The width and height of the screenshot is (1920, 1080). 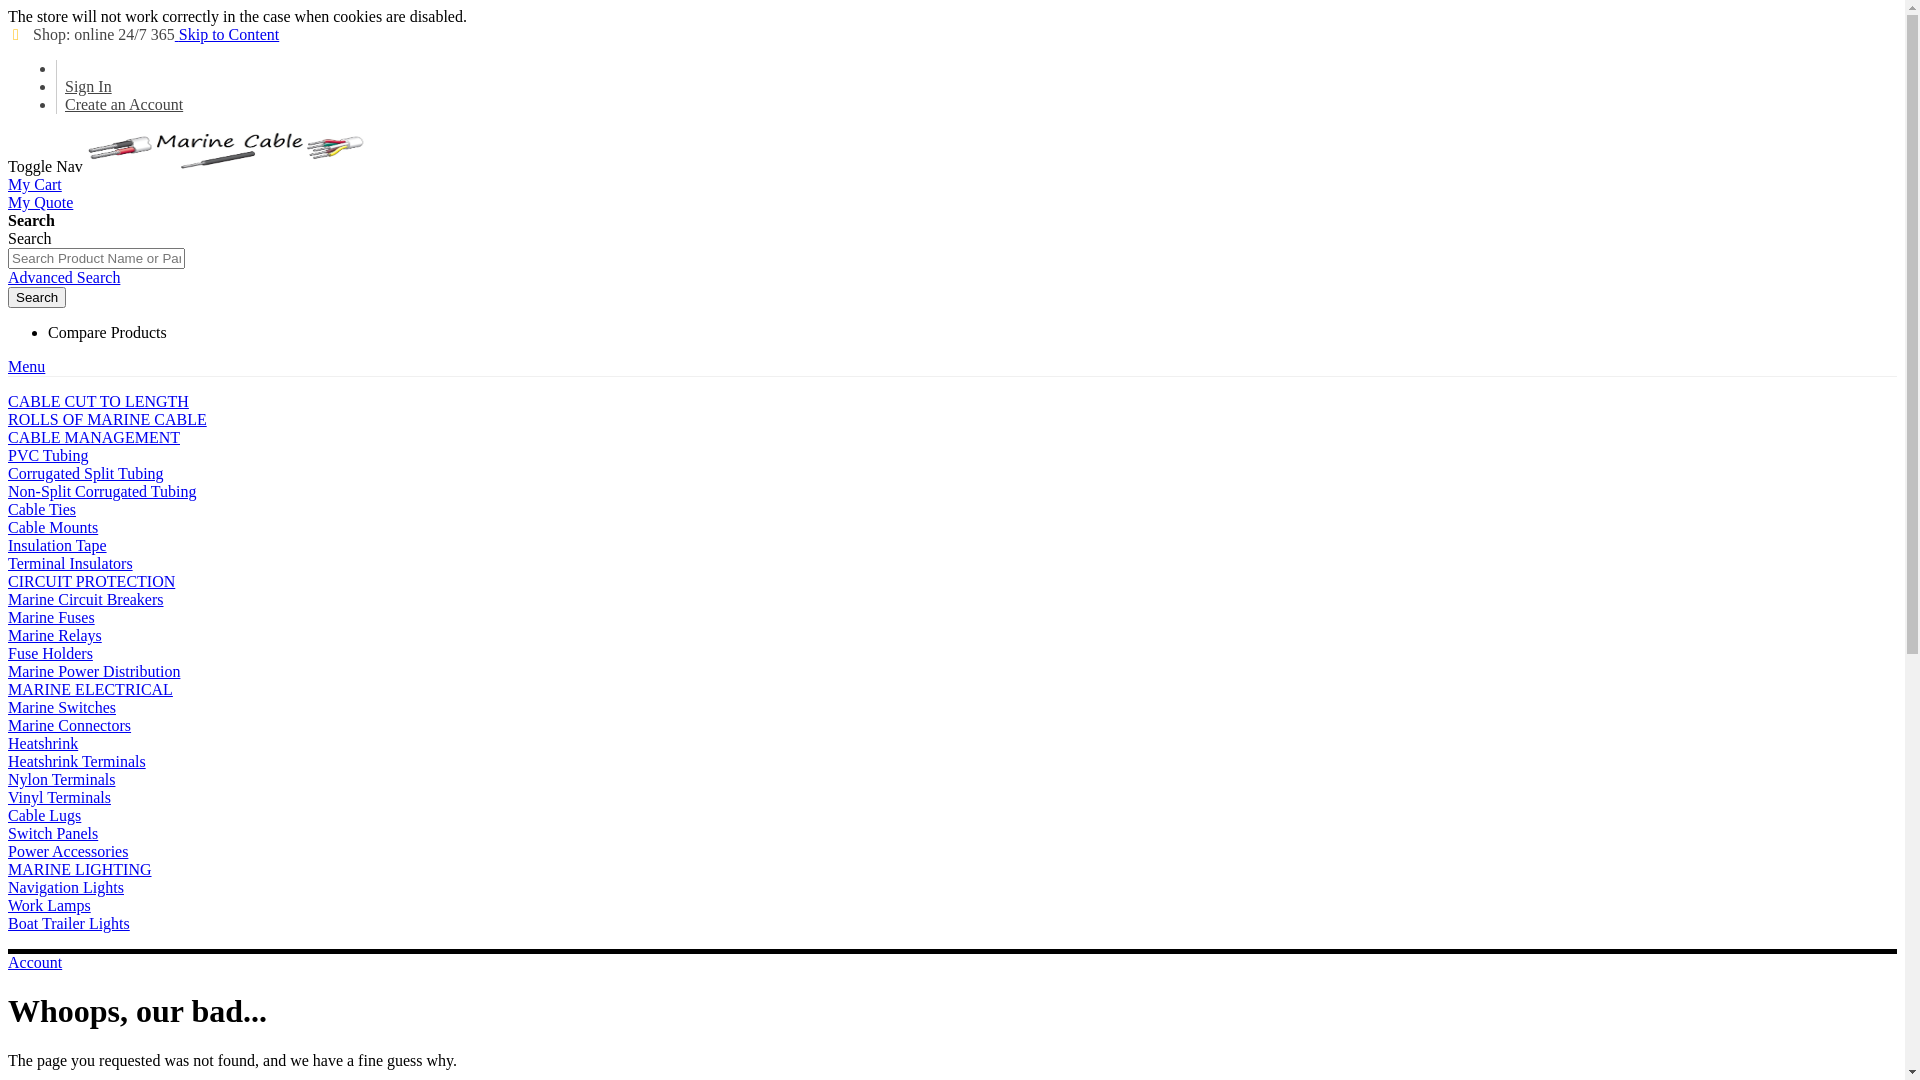 What do you see at coordinates (8, 563) in the screenshot?
I see `'Terminal Insulators'` at bounding box center [8, 563].